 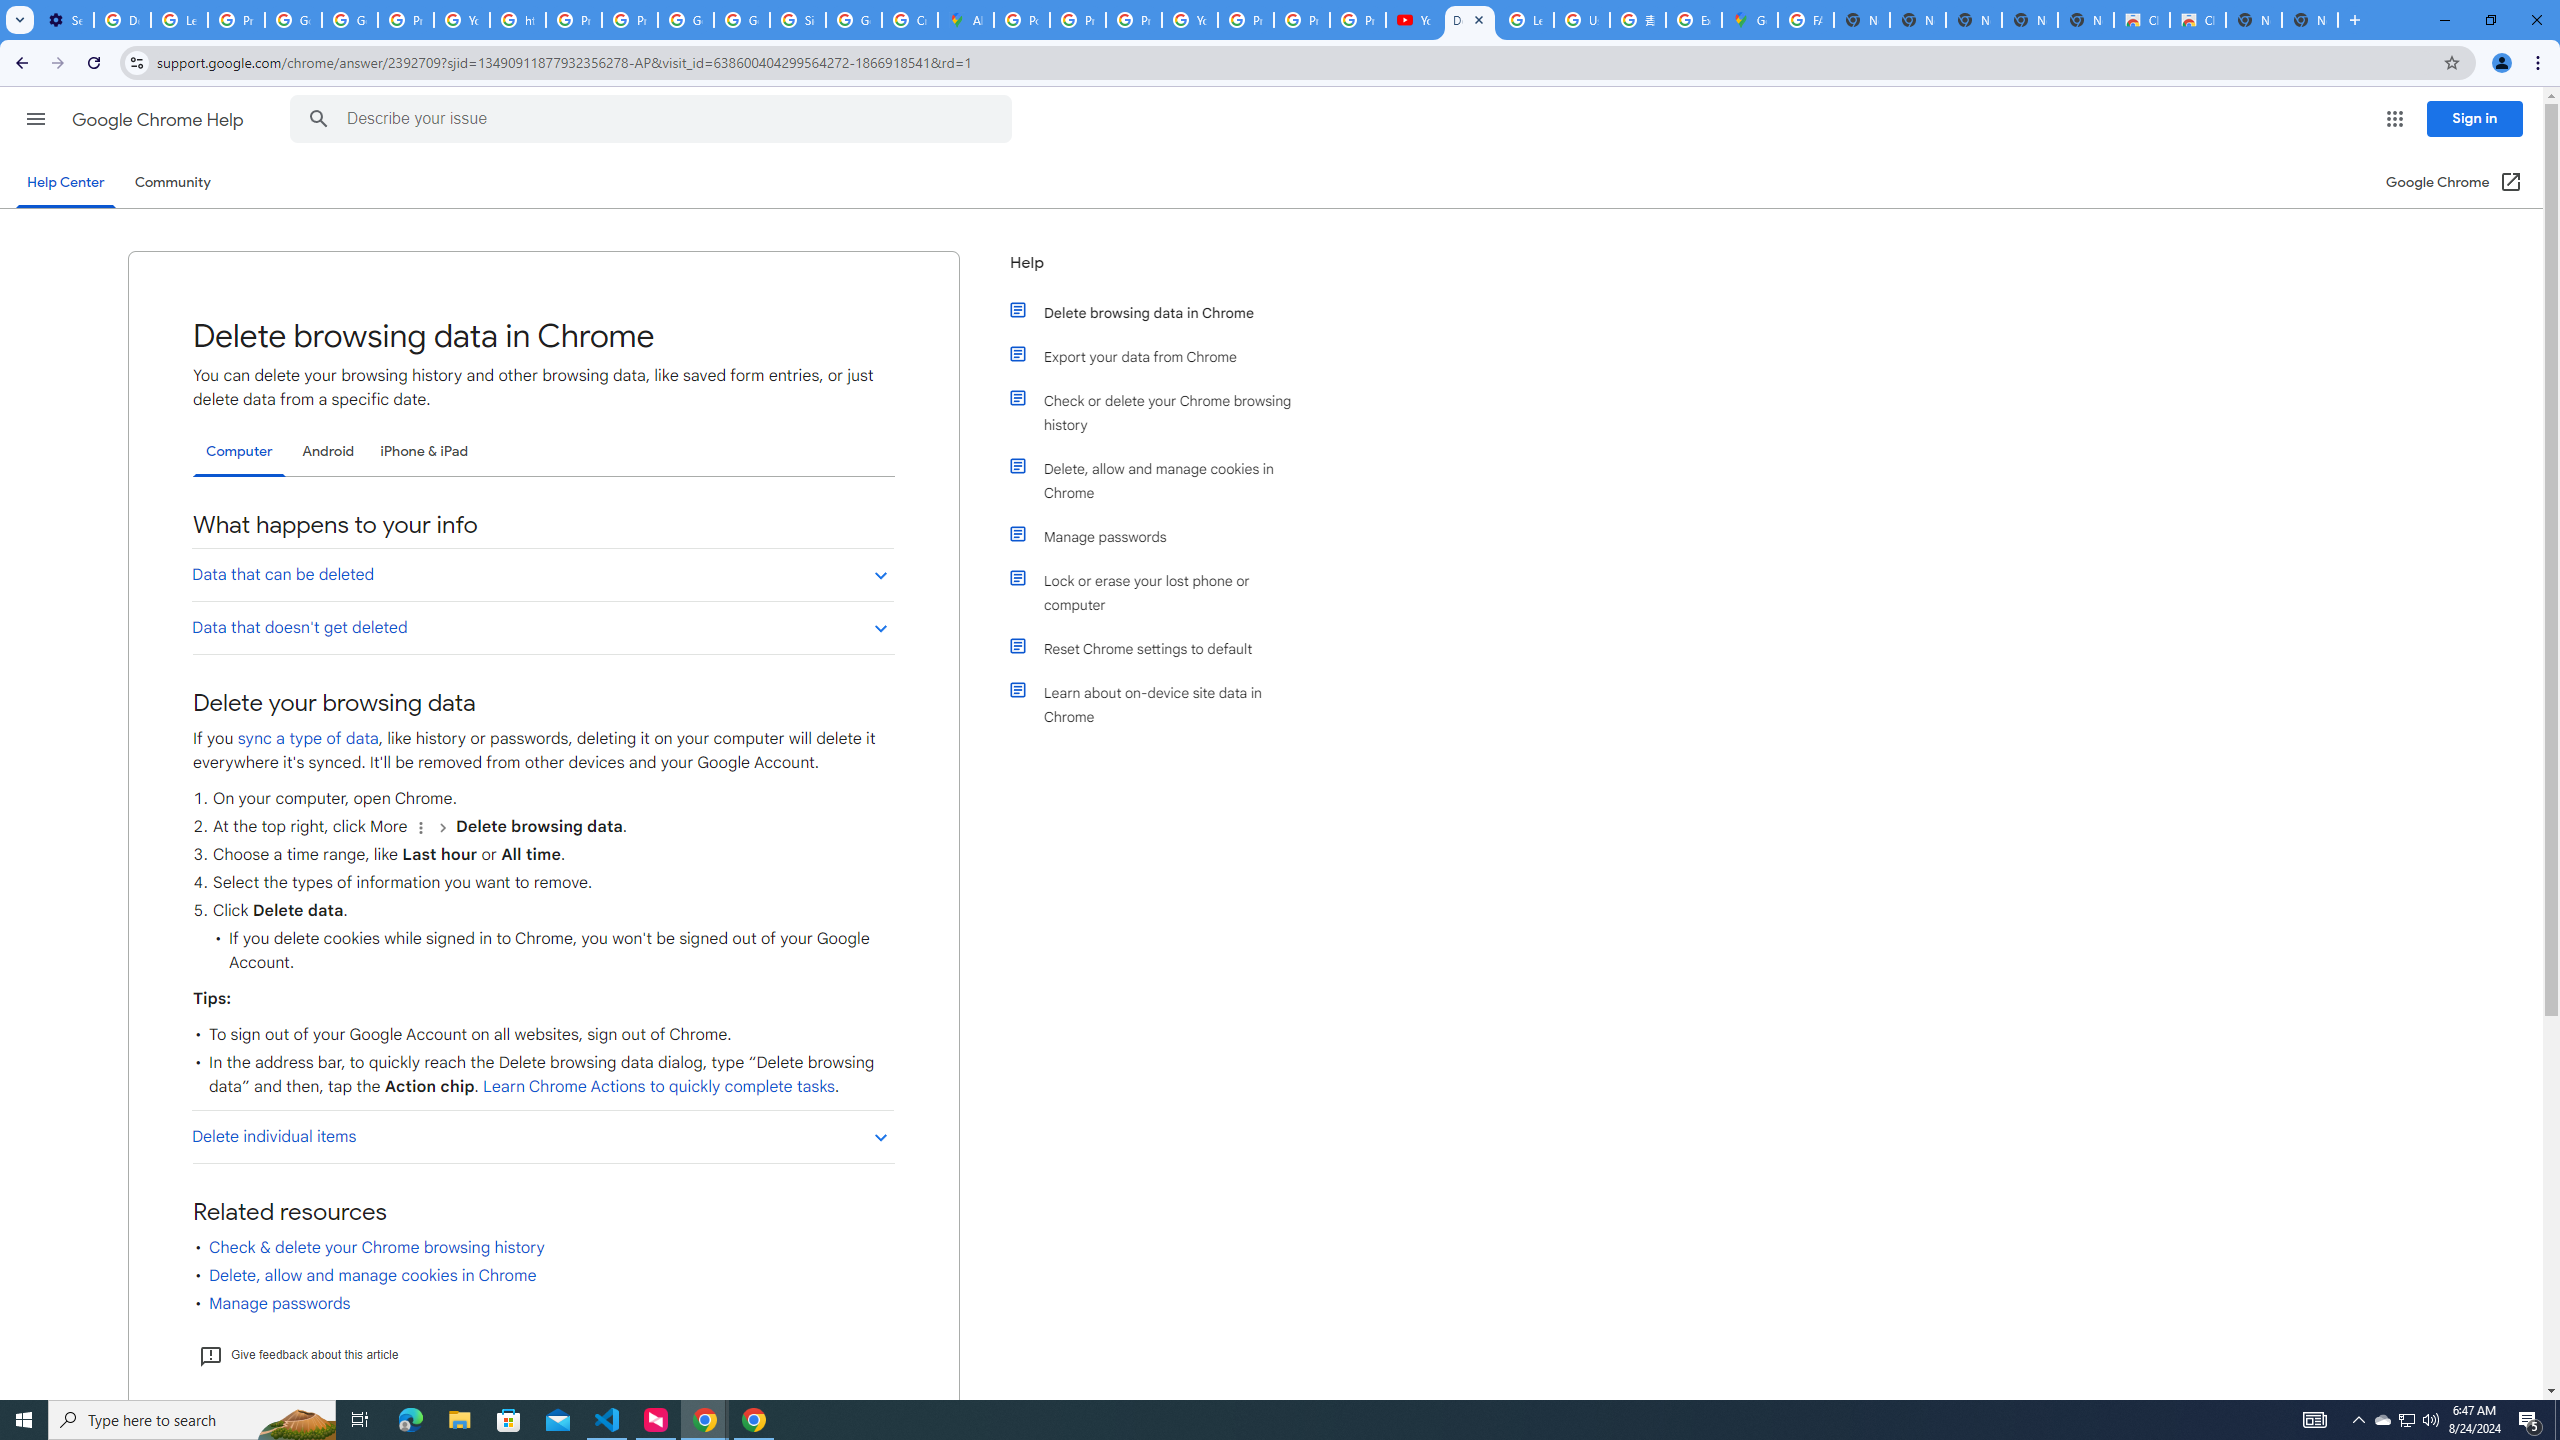 I want to click on 'Search Help Center', so click(x=317, y=118).